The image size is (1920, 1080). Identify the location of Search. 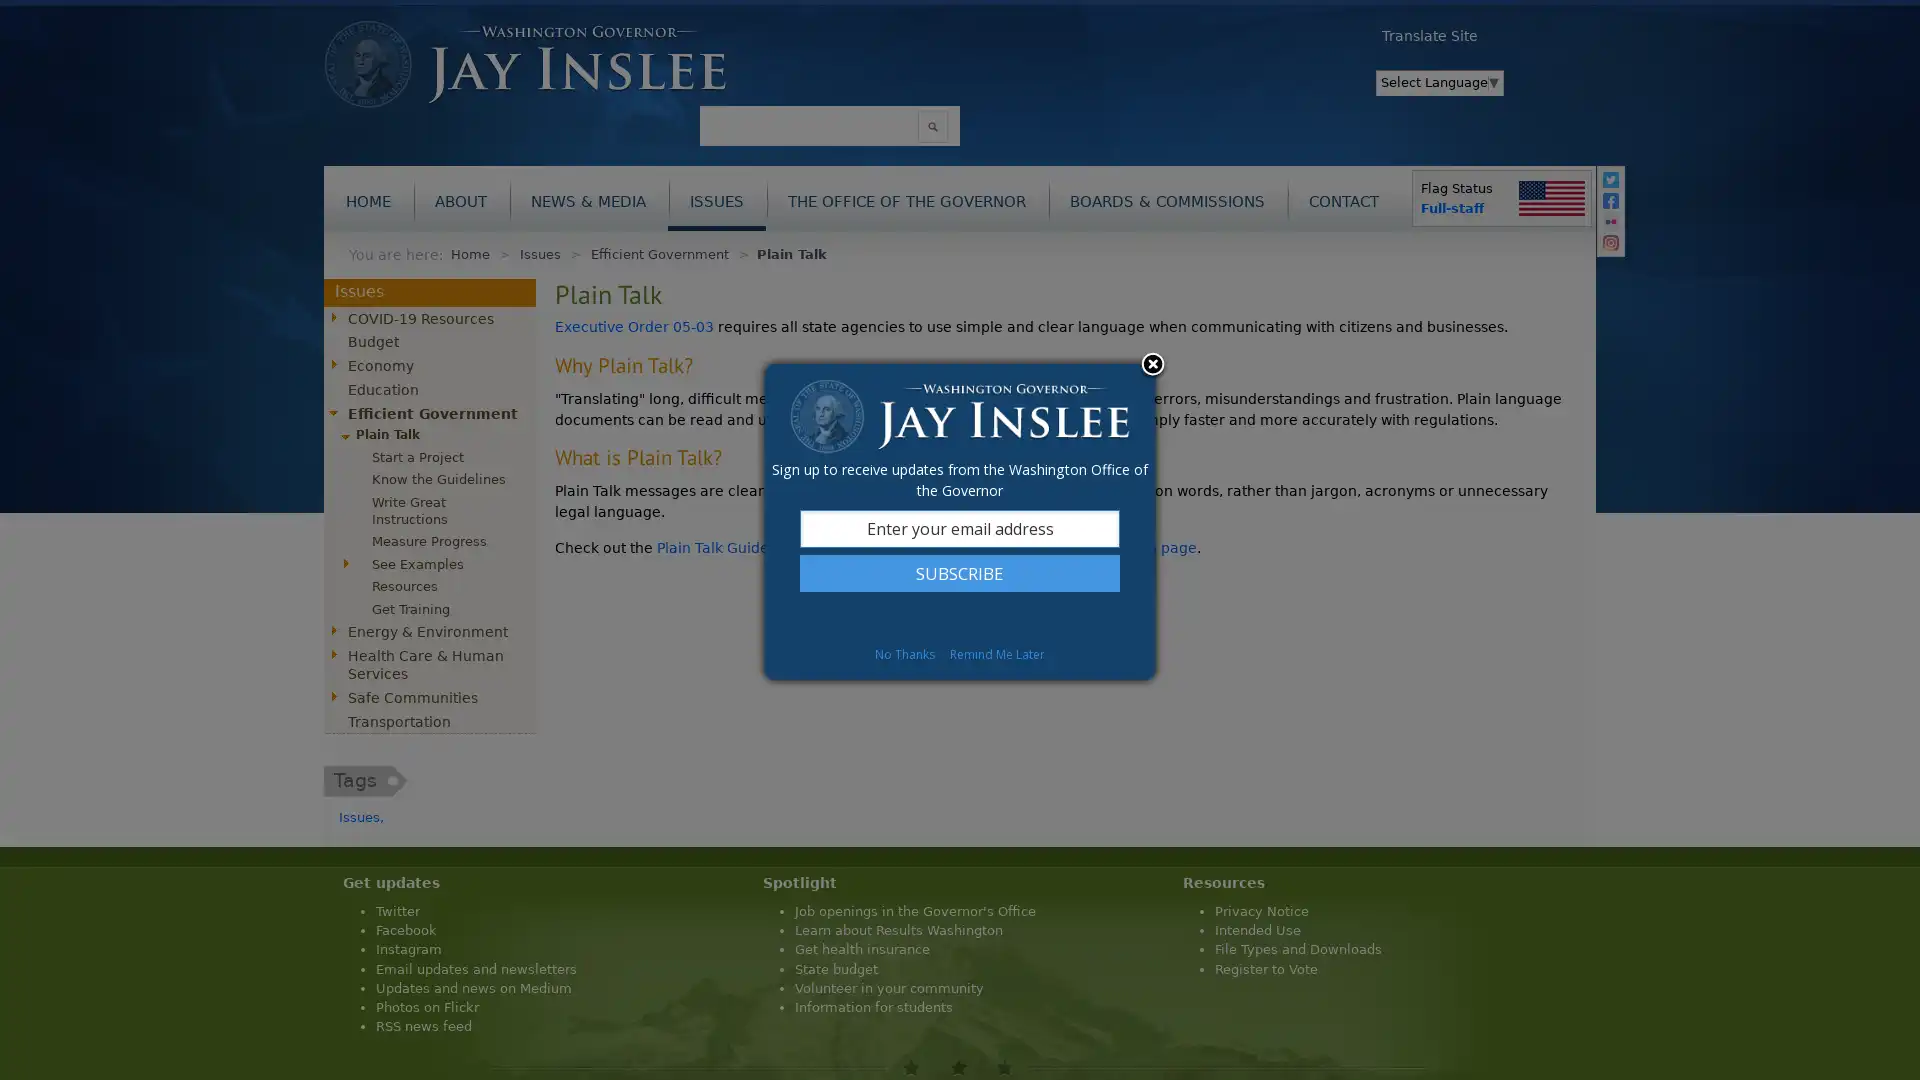
(931, 127).